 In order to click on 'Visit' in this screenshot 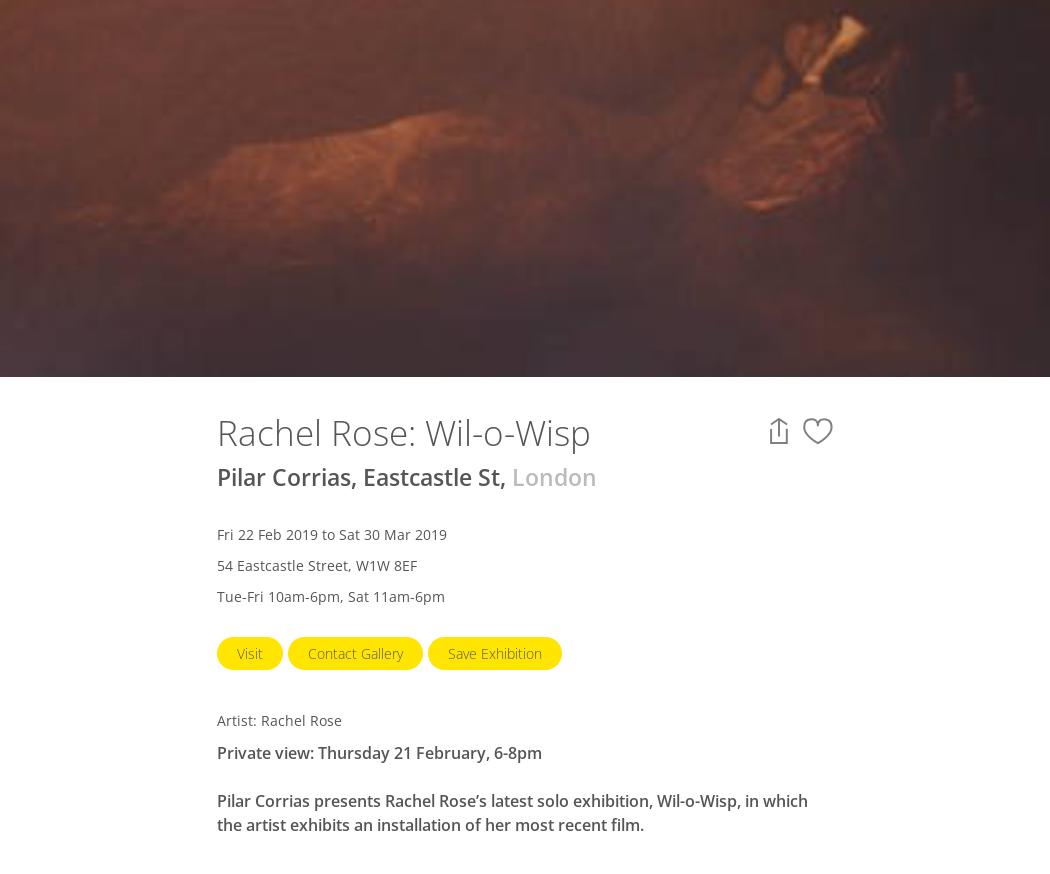, I will do `click(248, 652)`.